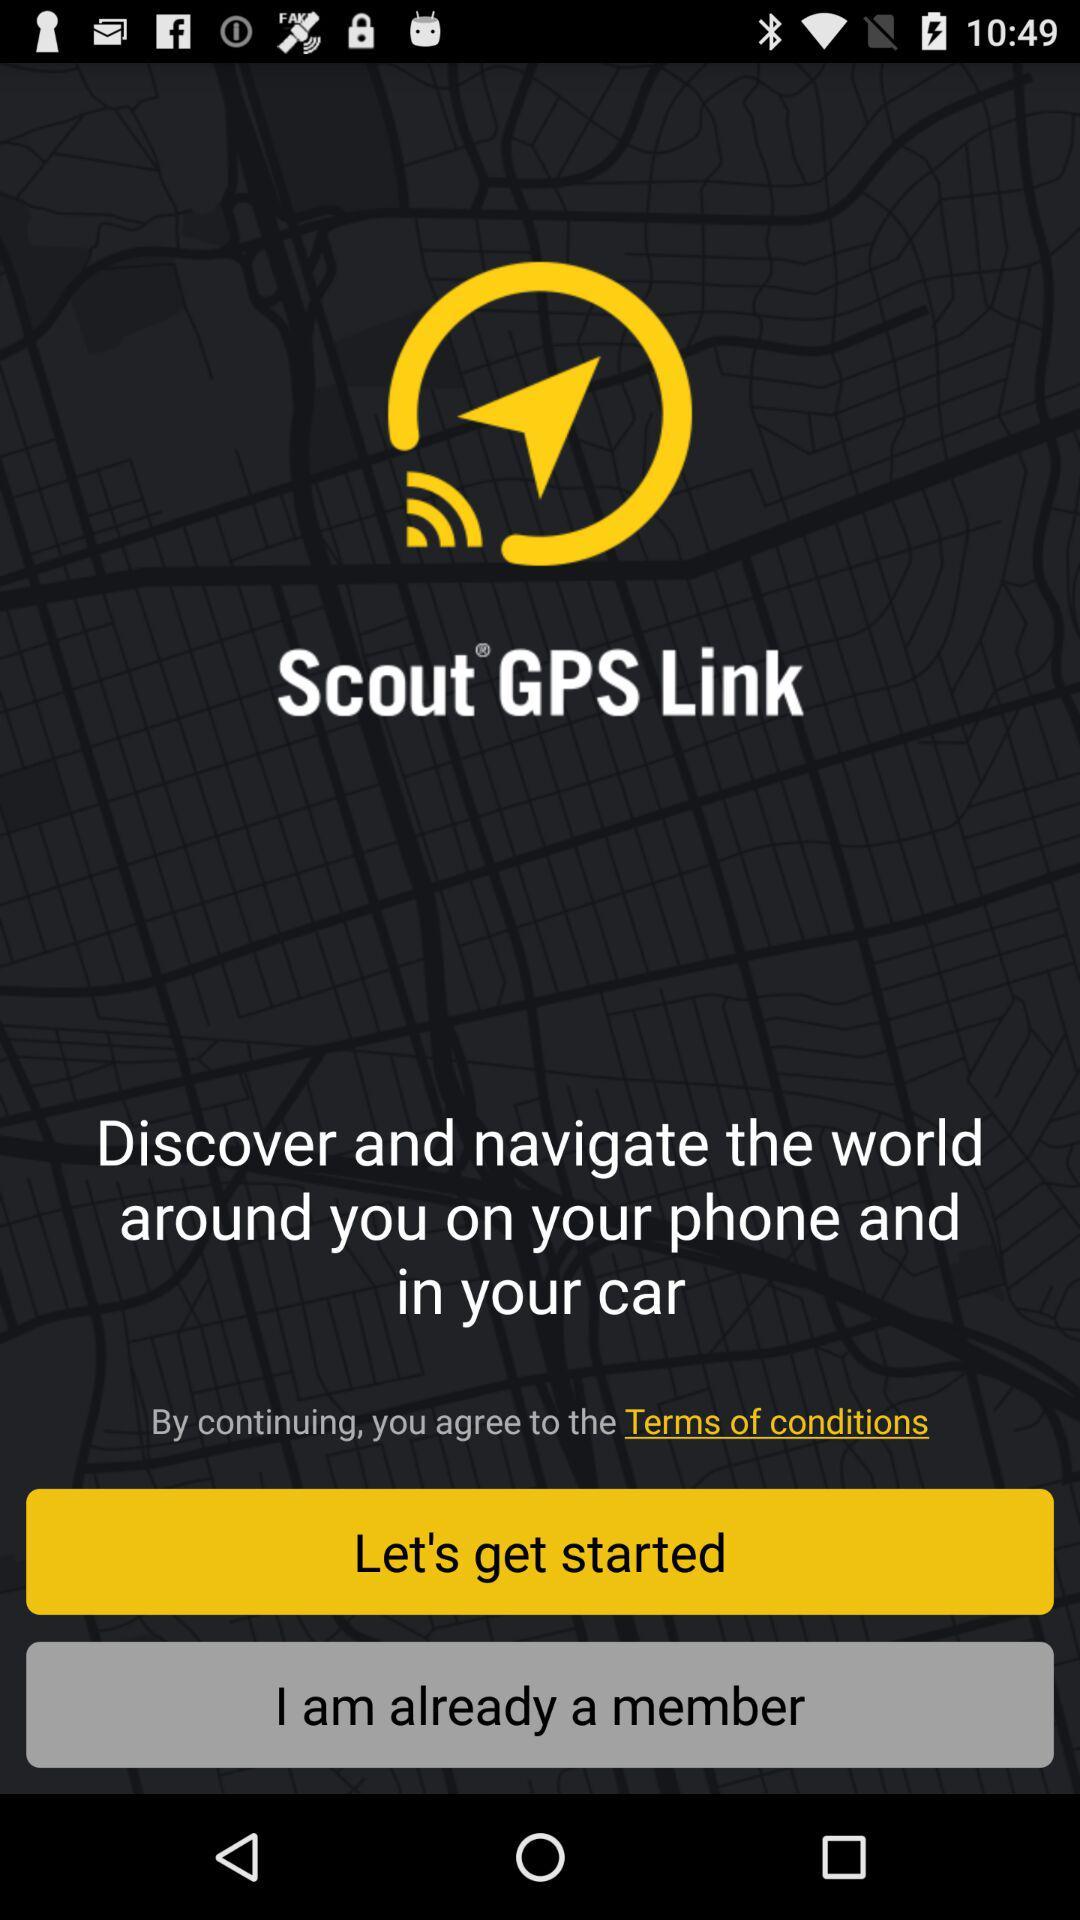  Describe the element at coordinates (540, 1413) in the screenshot. I see `the item below the discover and navigate item` at that location.